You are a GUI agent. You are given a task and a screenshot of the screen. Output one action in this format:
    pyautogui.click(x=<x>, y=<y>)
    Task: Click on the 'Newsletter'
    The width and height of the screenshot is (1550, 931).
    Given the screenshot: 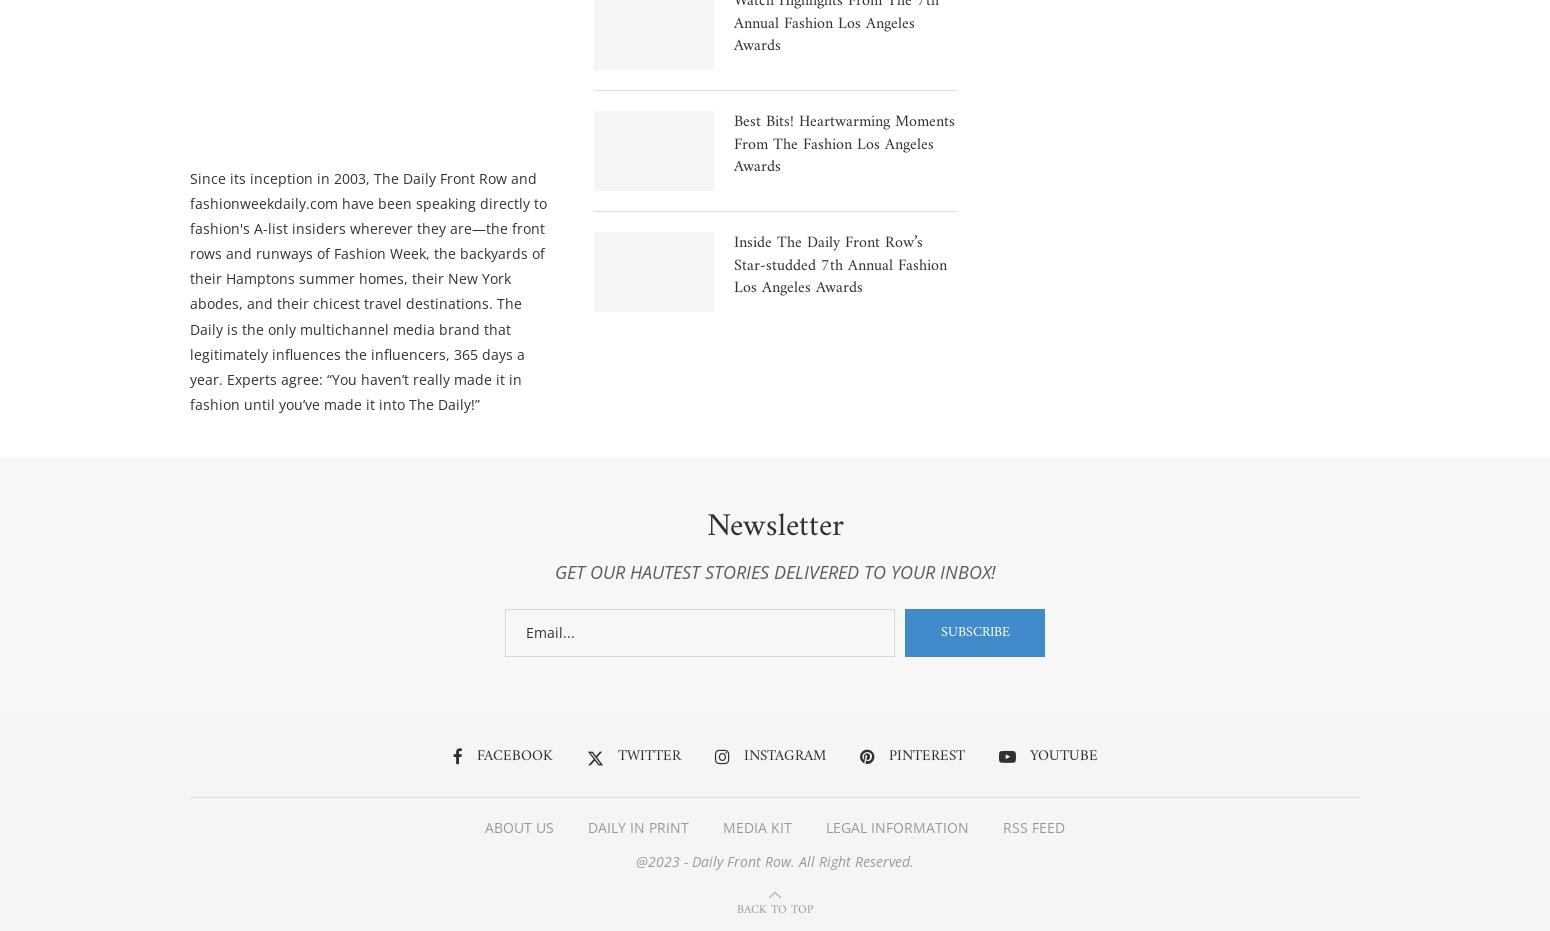 What is the action you would take?
    pyautogui.click(x=774, y=530)
    